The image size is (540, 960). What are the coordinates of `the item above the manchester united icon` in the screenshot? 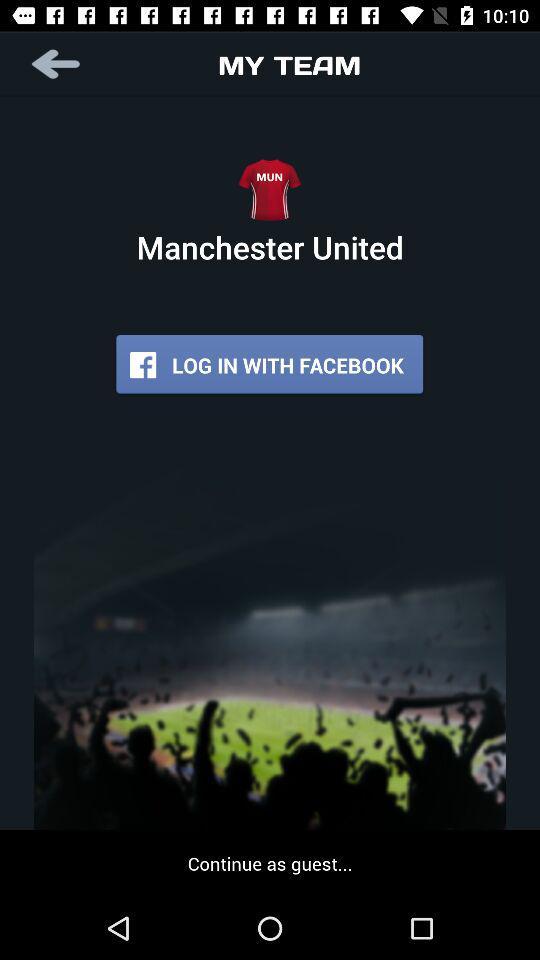 It's located at (57, 64).